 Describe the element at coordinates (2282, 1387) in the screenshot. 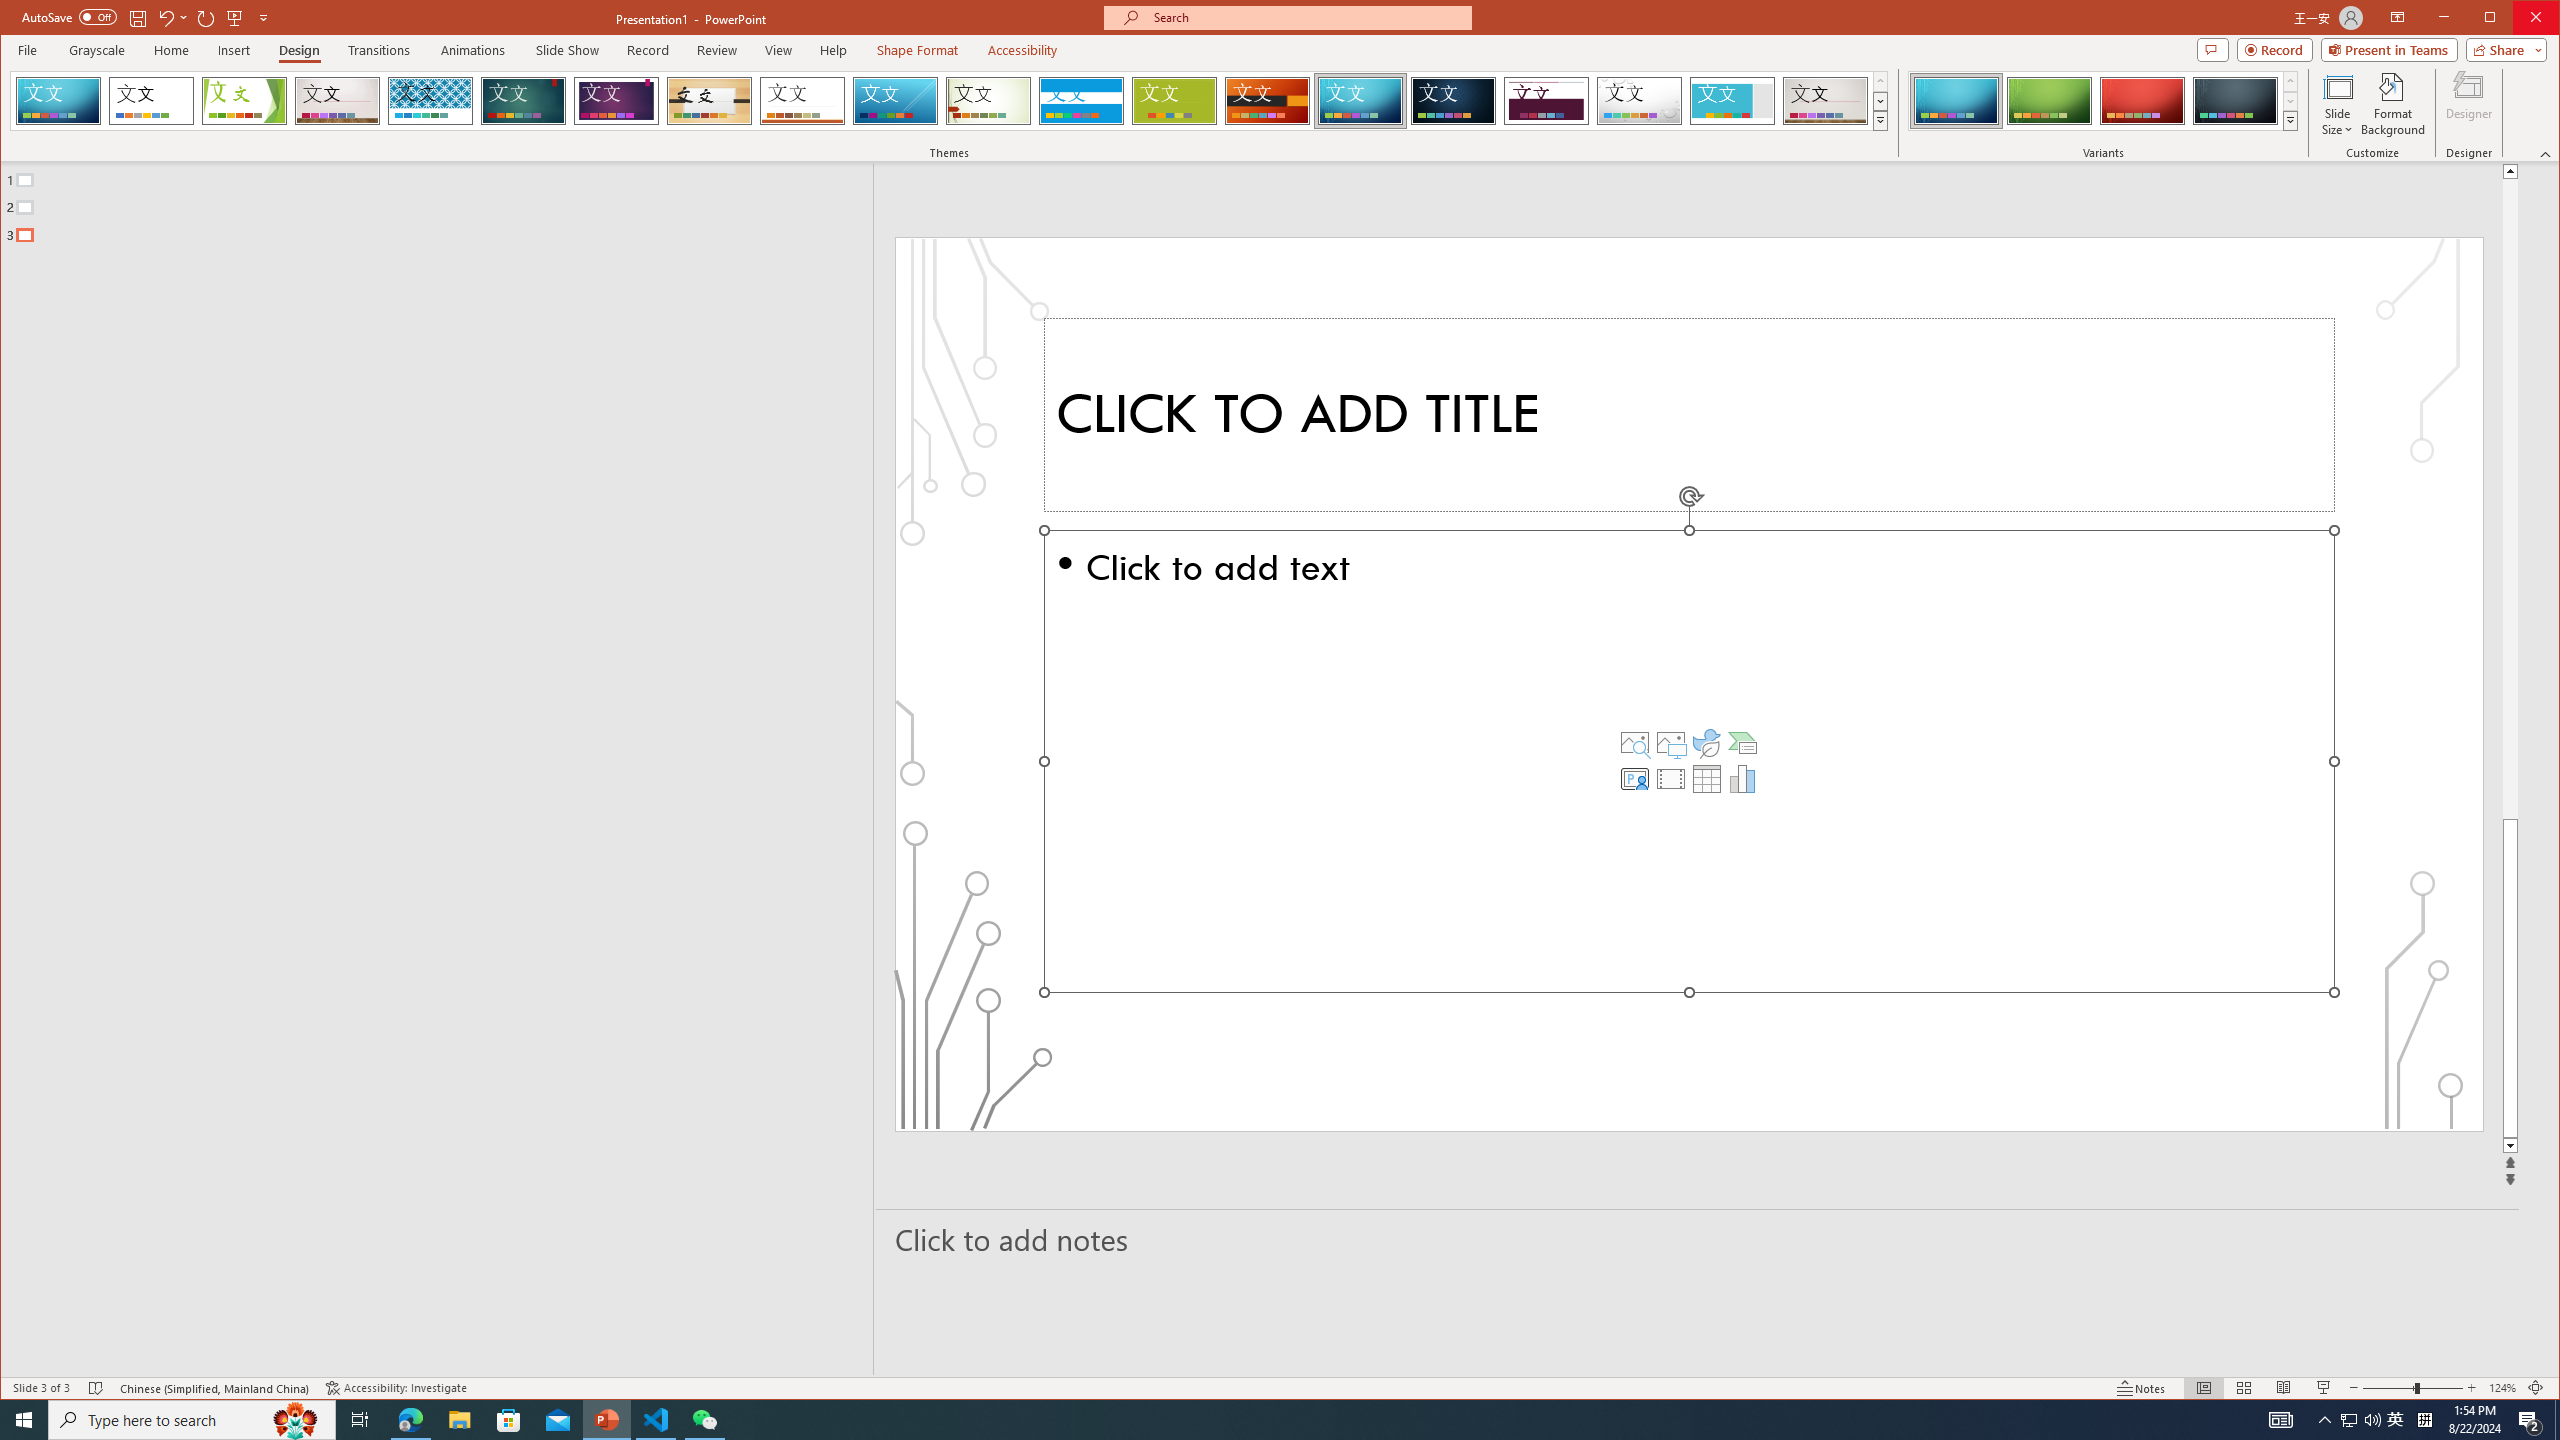

I see `'Reading View'` at that location.